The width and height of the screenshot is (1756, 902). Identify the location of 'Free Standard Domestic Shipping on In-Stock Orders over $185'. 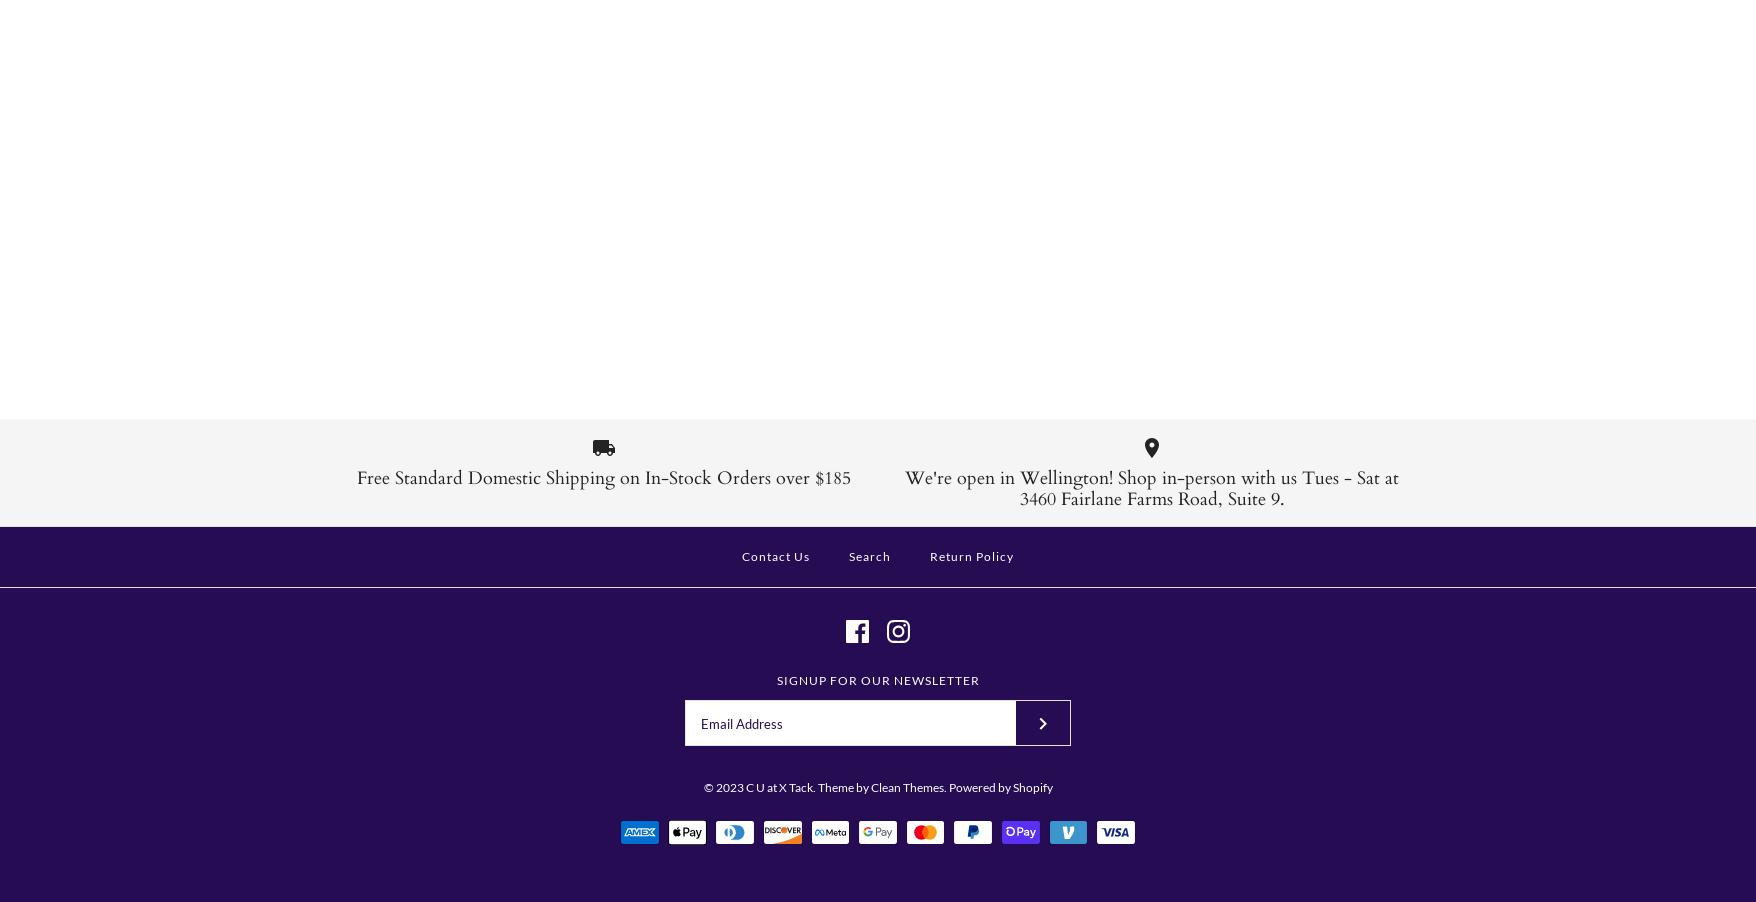
(603, 477).